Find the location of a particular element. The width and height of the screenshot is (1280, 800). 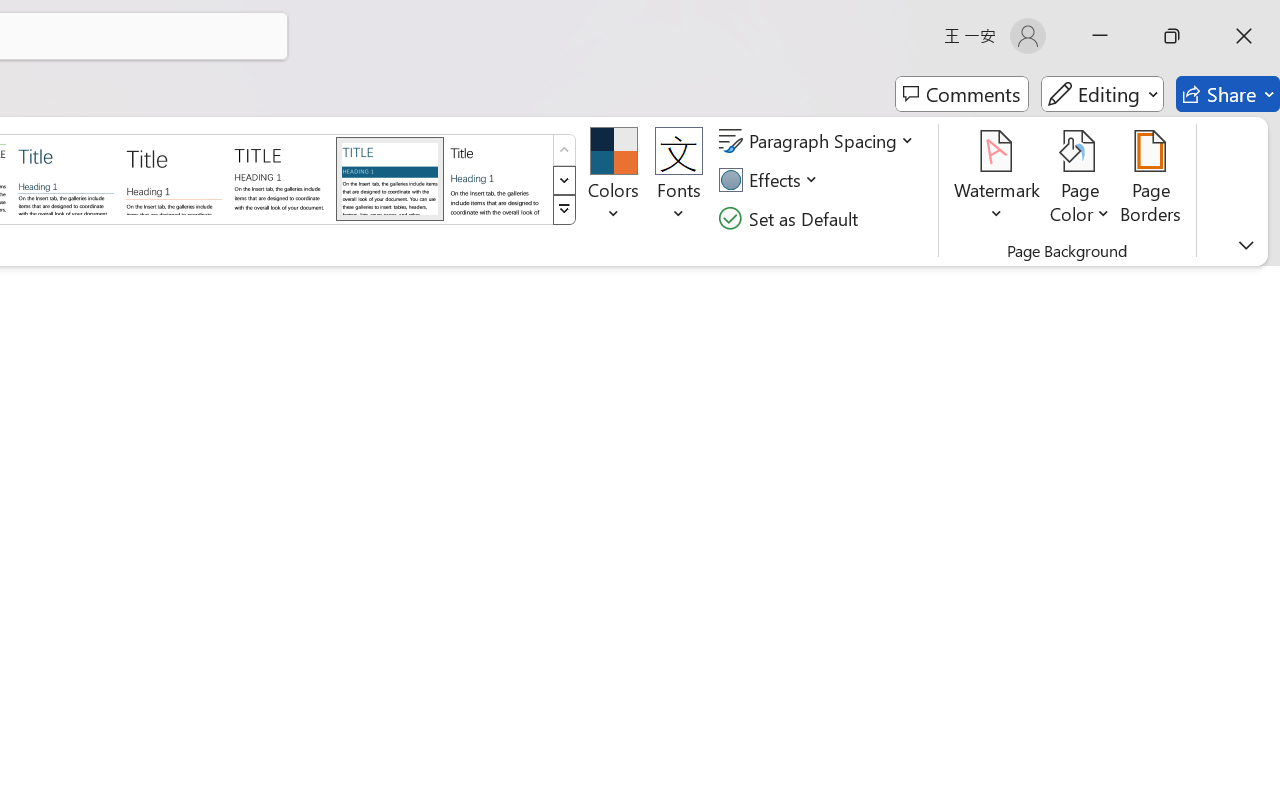

'Effects' is located at coordinates (770, 179).